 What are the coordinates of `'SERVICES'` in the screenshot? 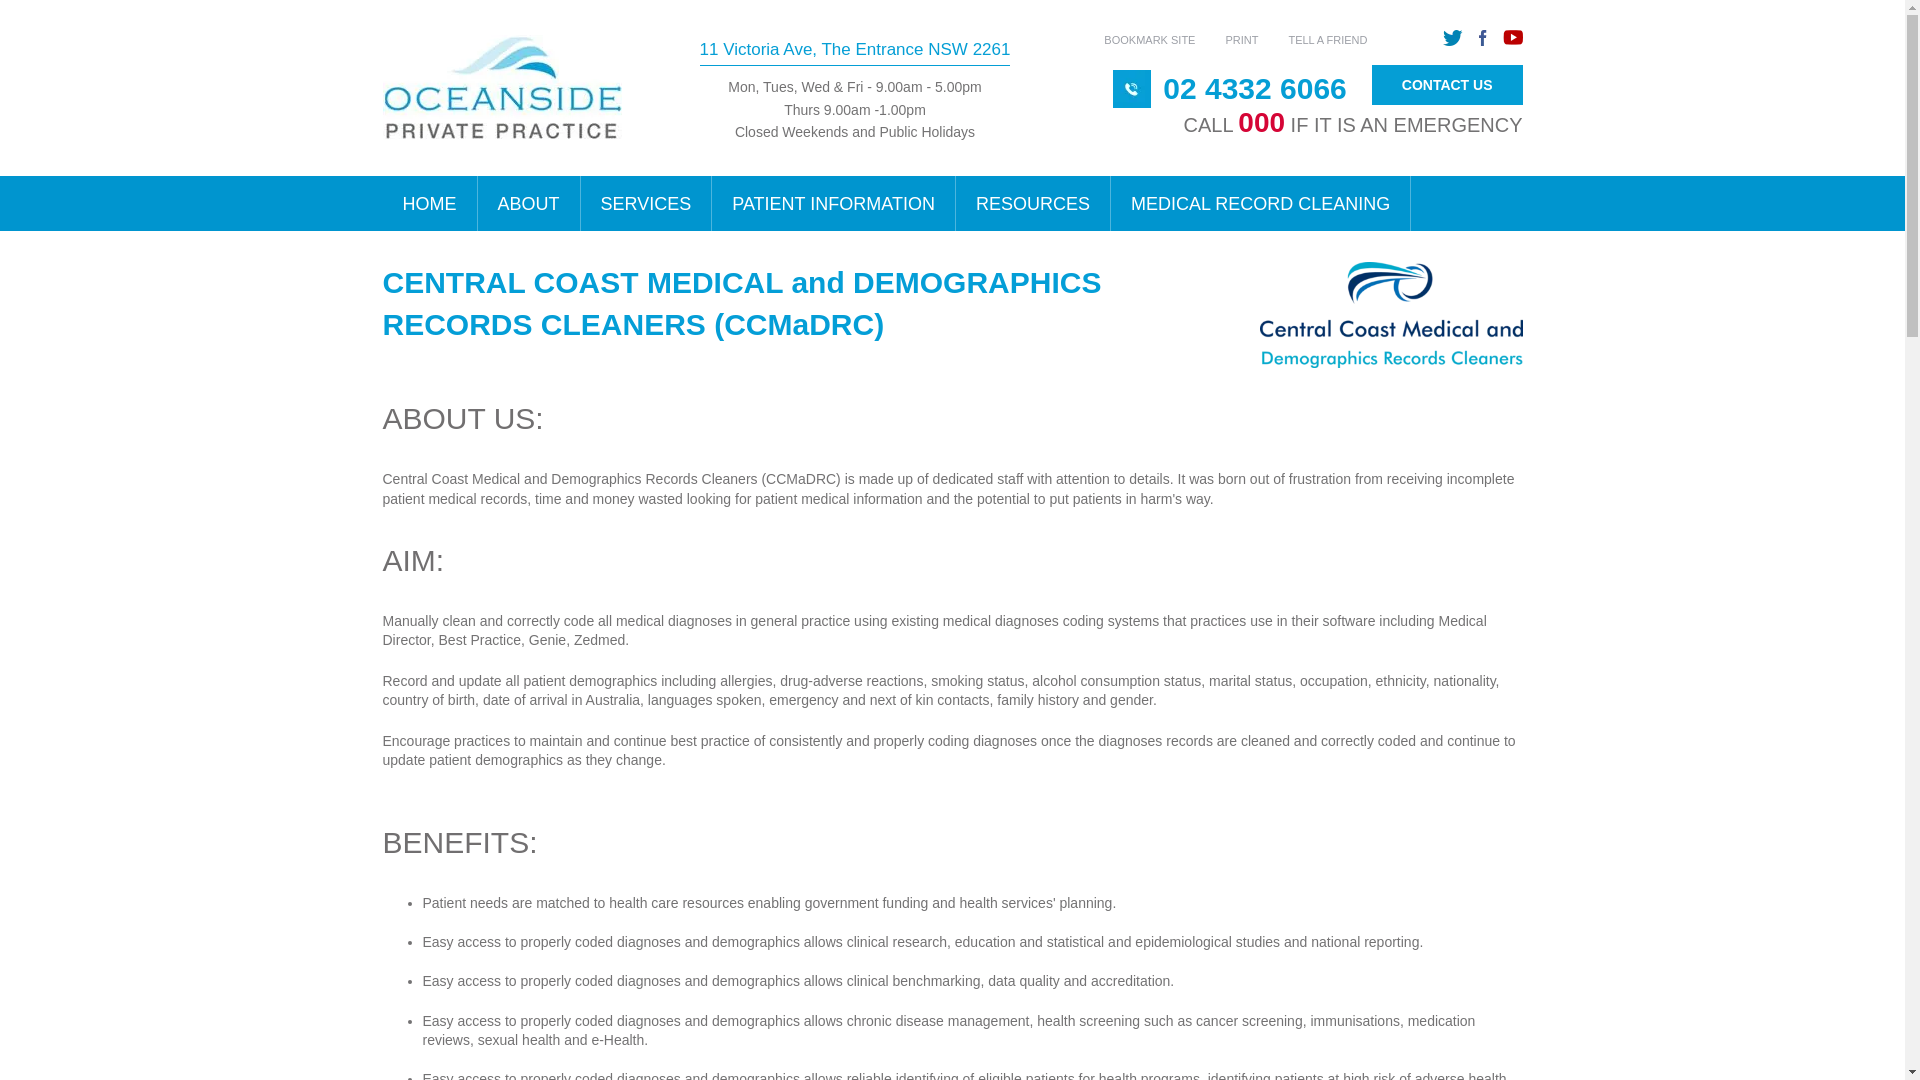 It's located at (579, 203).